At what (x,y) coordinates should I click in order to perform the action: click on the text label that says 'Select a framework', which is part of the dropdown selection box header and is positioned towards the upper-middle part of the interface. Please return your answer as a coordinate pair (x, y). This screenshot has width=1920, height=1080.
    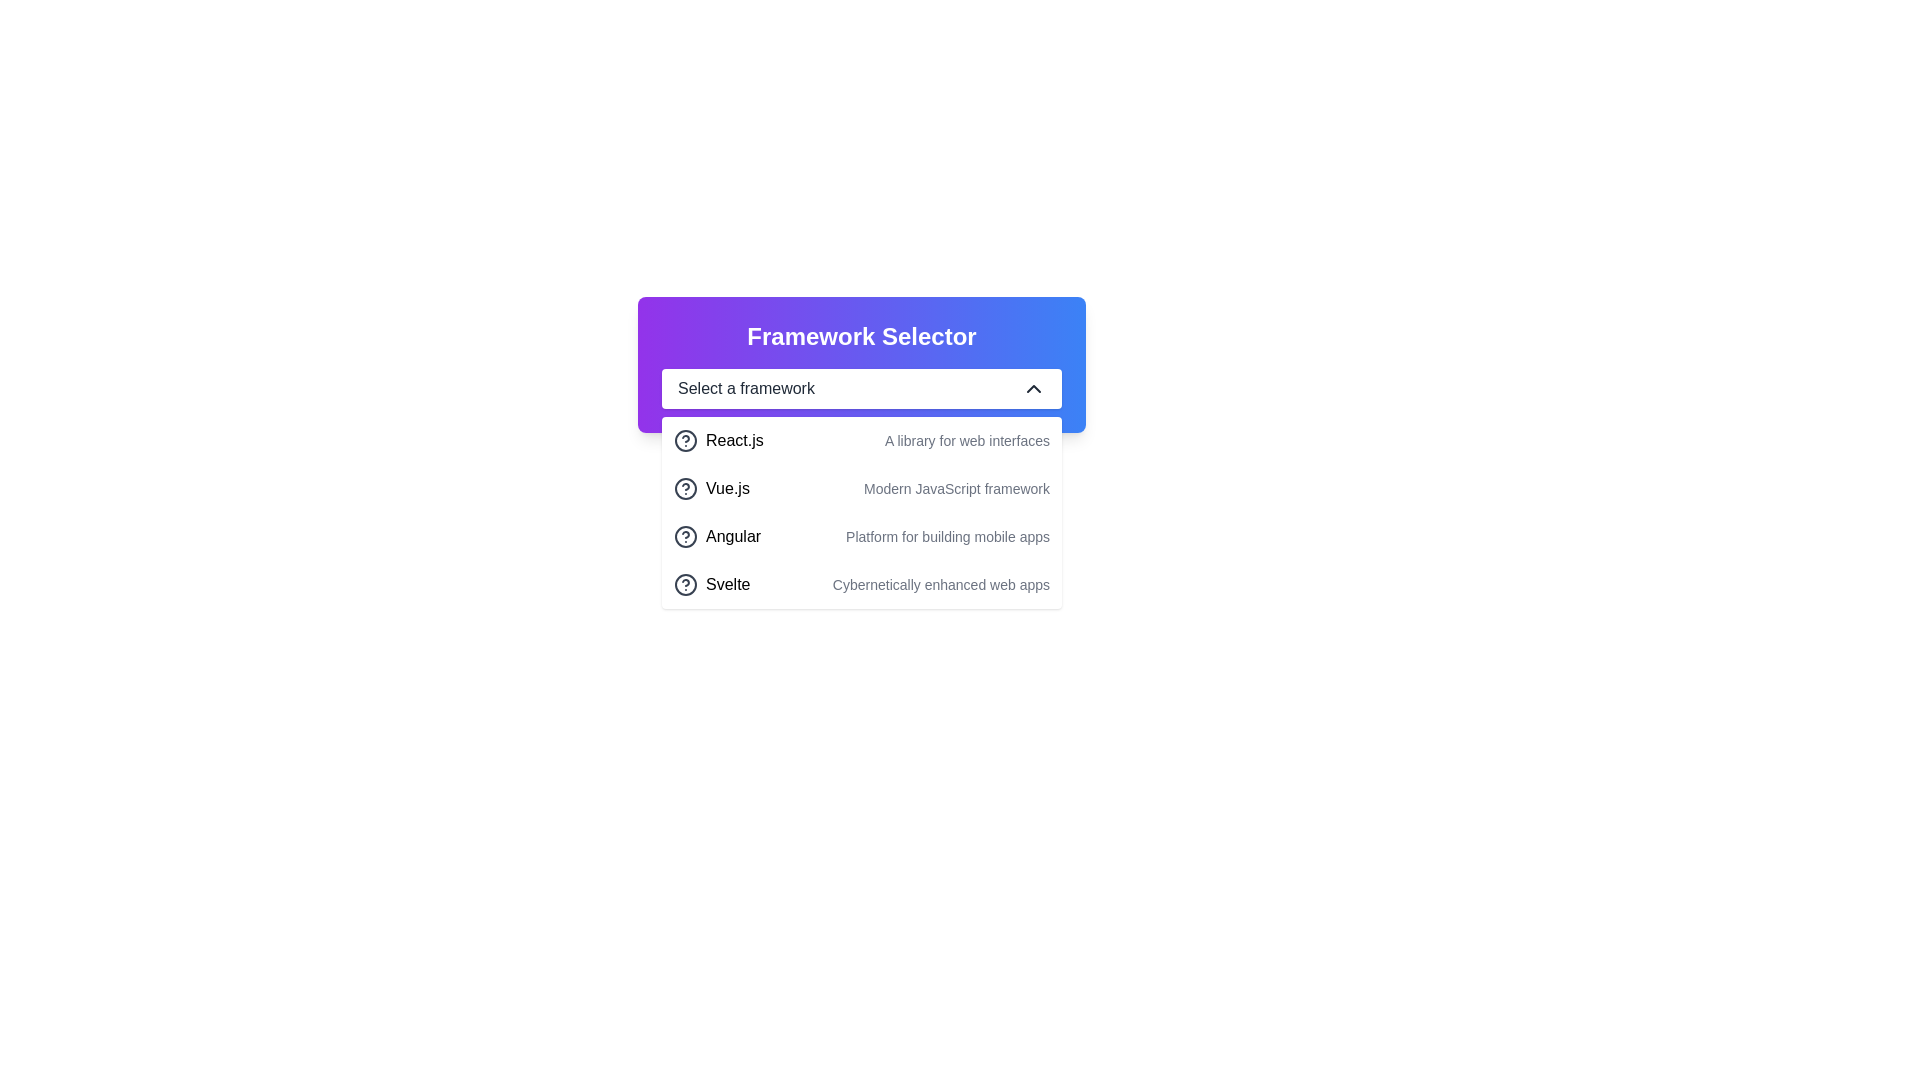
    Looking at the image, I should click on (745, 389).